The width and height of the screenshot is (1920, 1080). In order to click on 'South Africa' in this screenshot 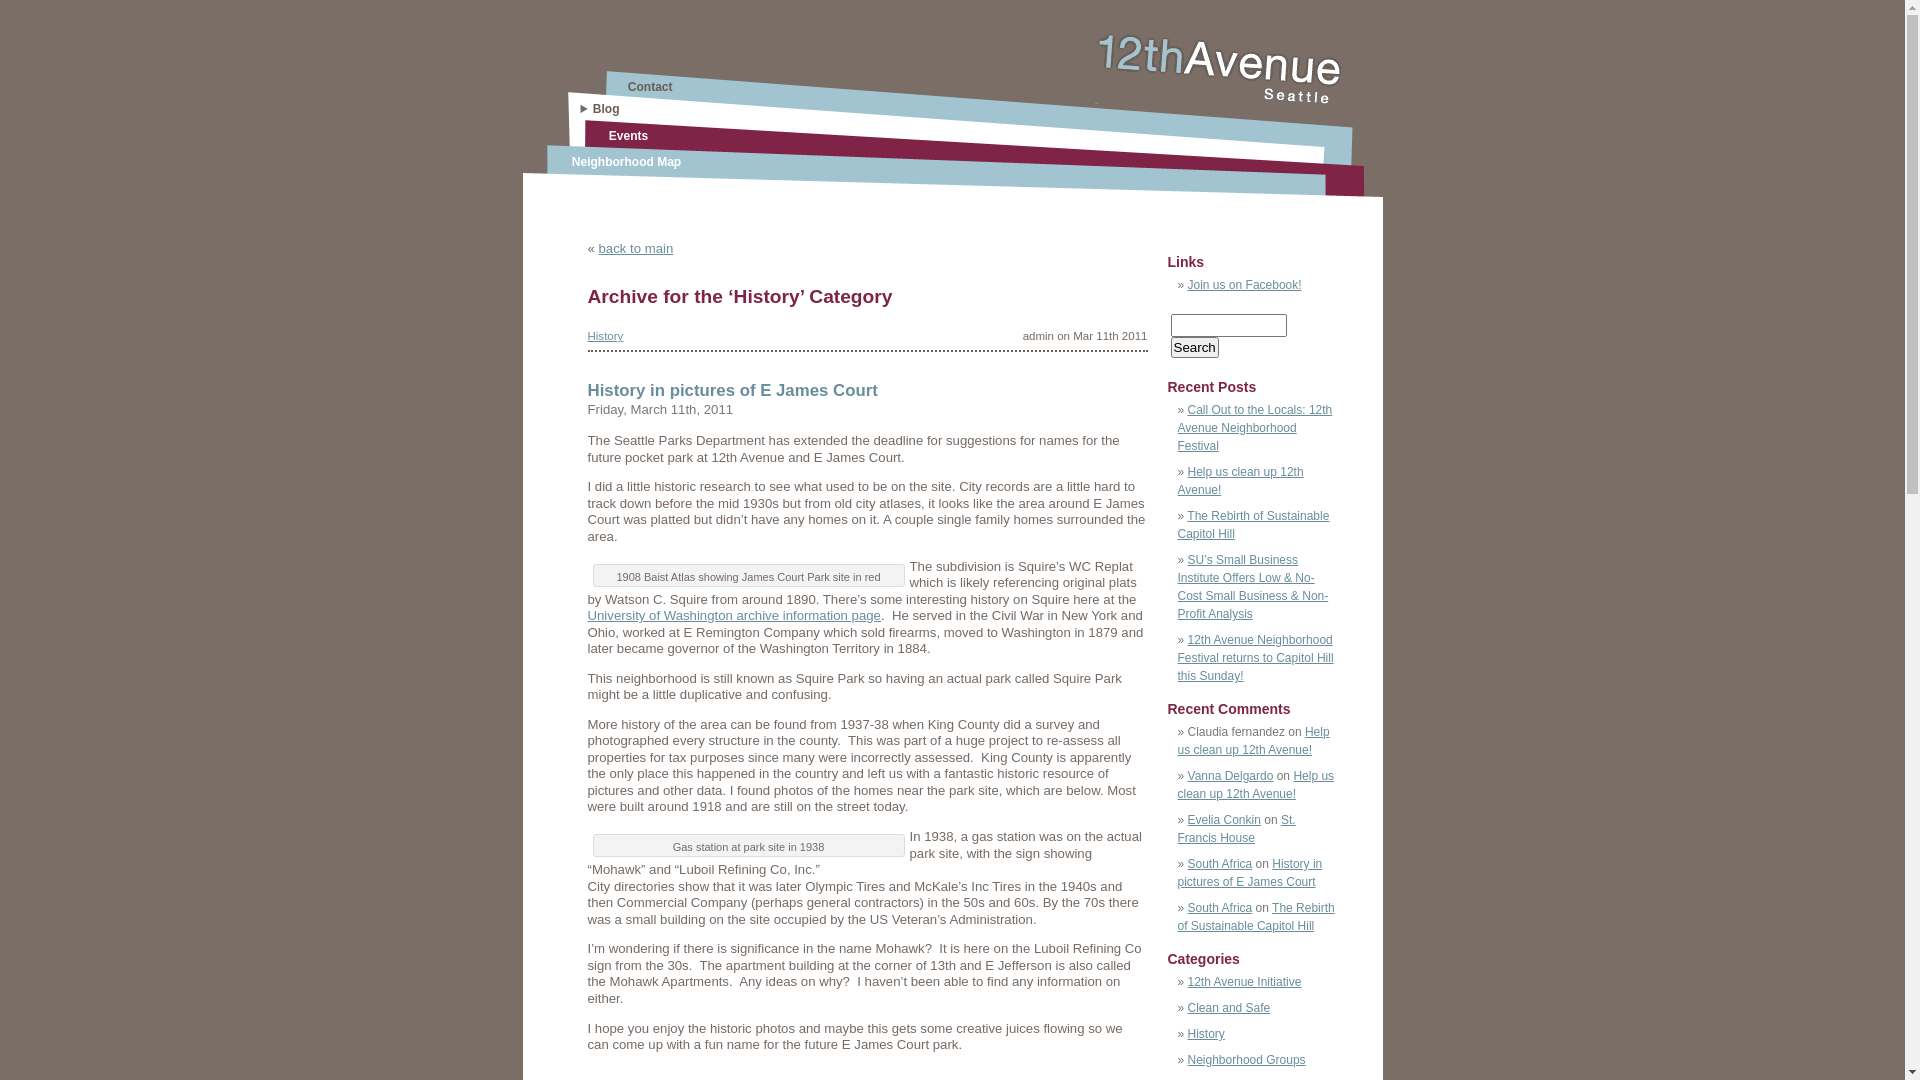, I will do `click(1219, 907)`.